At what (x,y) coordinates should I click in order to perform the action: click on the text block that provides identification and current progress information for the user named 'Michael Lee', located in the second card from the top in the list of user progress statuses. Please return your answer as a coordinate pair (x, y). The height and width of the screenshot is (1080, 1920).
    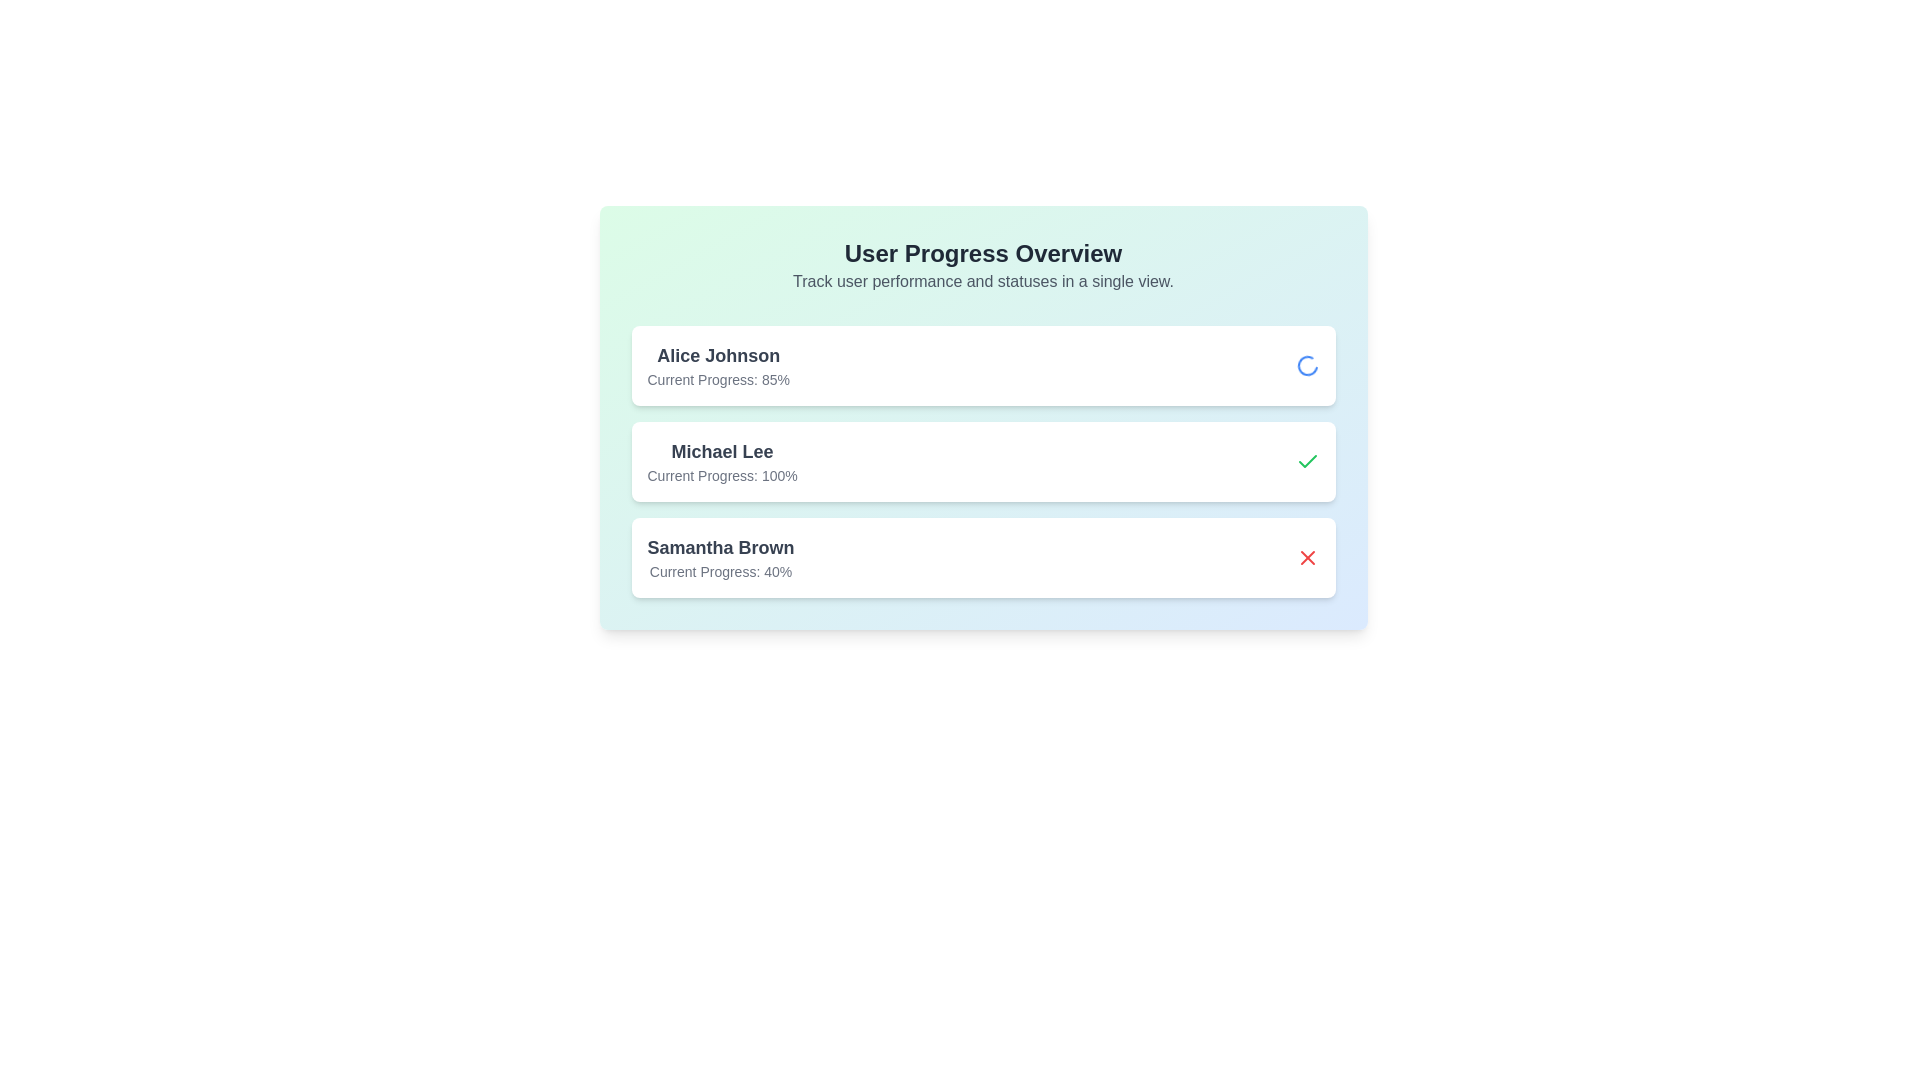
    Looking at the image, I should click on (721, 462).